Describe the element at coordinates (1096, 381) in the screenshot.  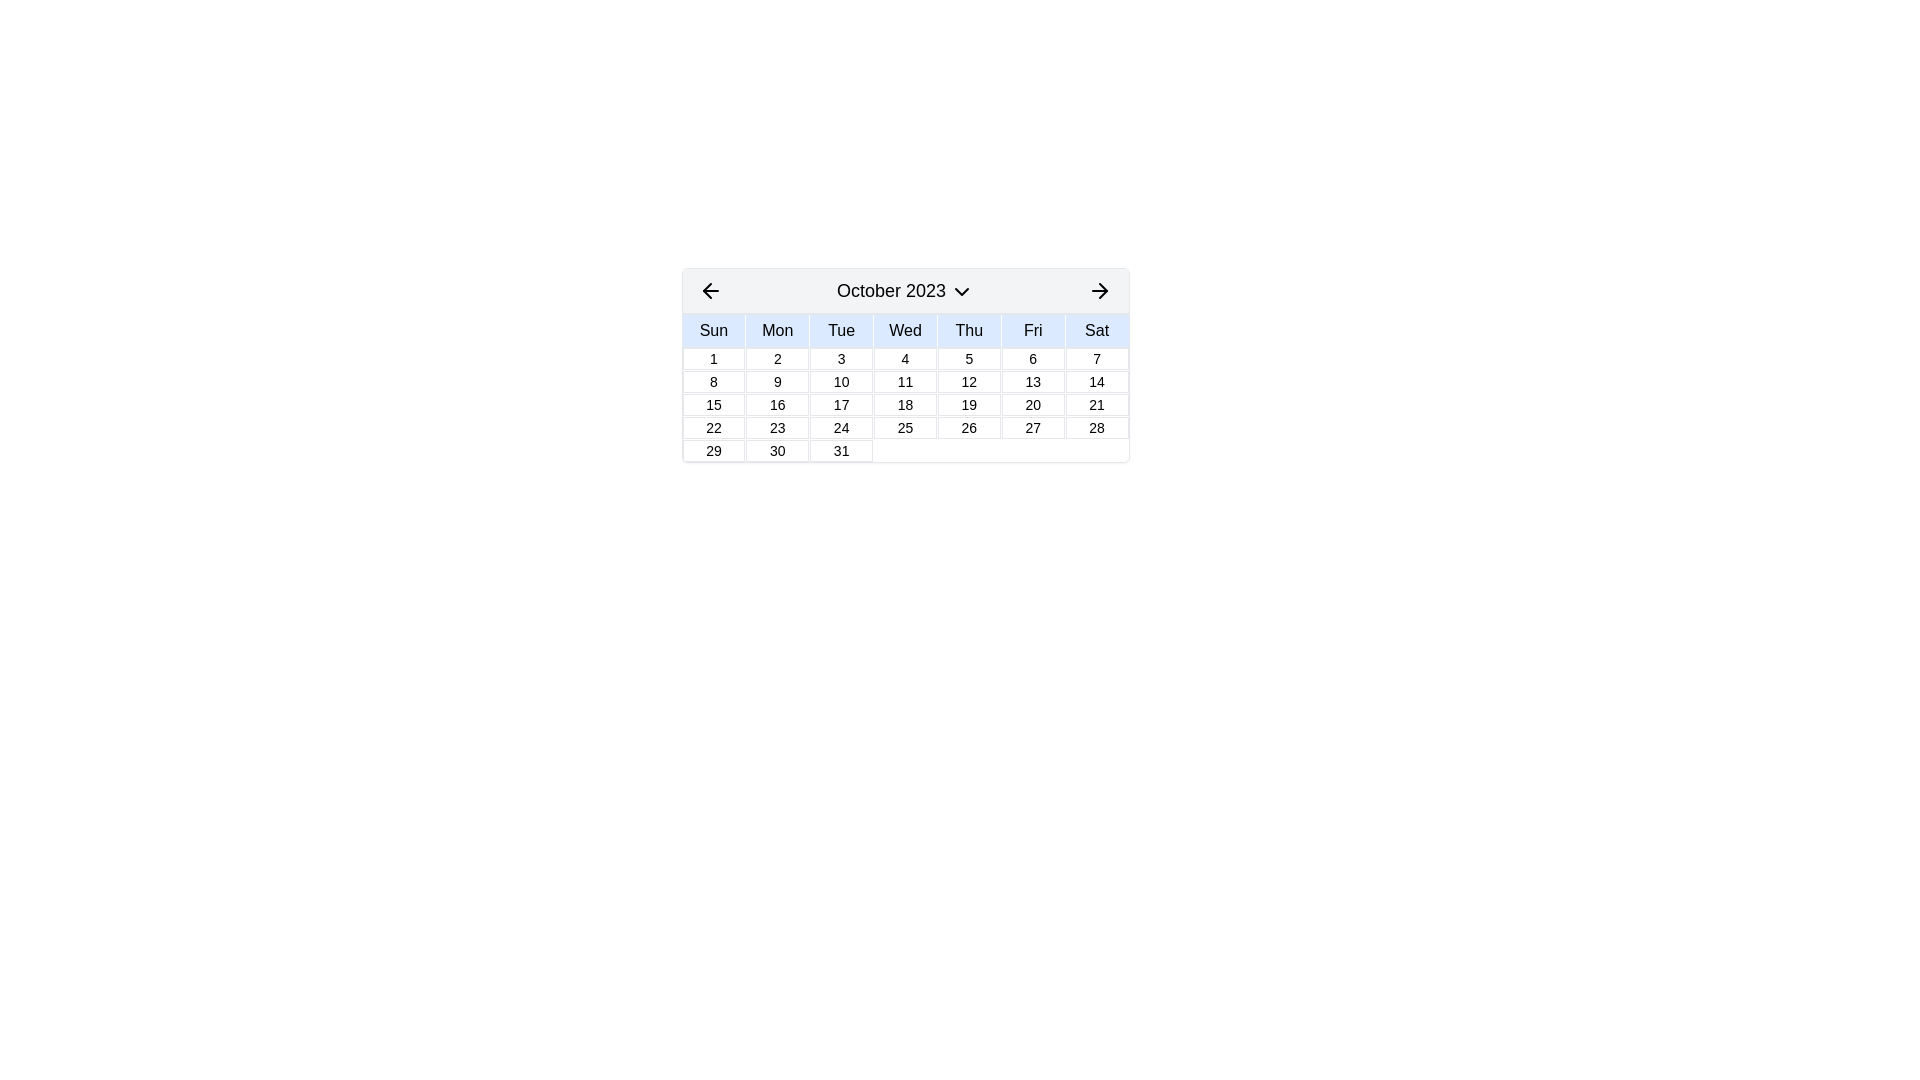
I see `the calendar day cell representing the date '14' in the second row and seventh column` at that location.